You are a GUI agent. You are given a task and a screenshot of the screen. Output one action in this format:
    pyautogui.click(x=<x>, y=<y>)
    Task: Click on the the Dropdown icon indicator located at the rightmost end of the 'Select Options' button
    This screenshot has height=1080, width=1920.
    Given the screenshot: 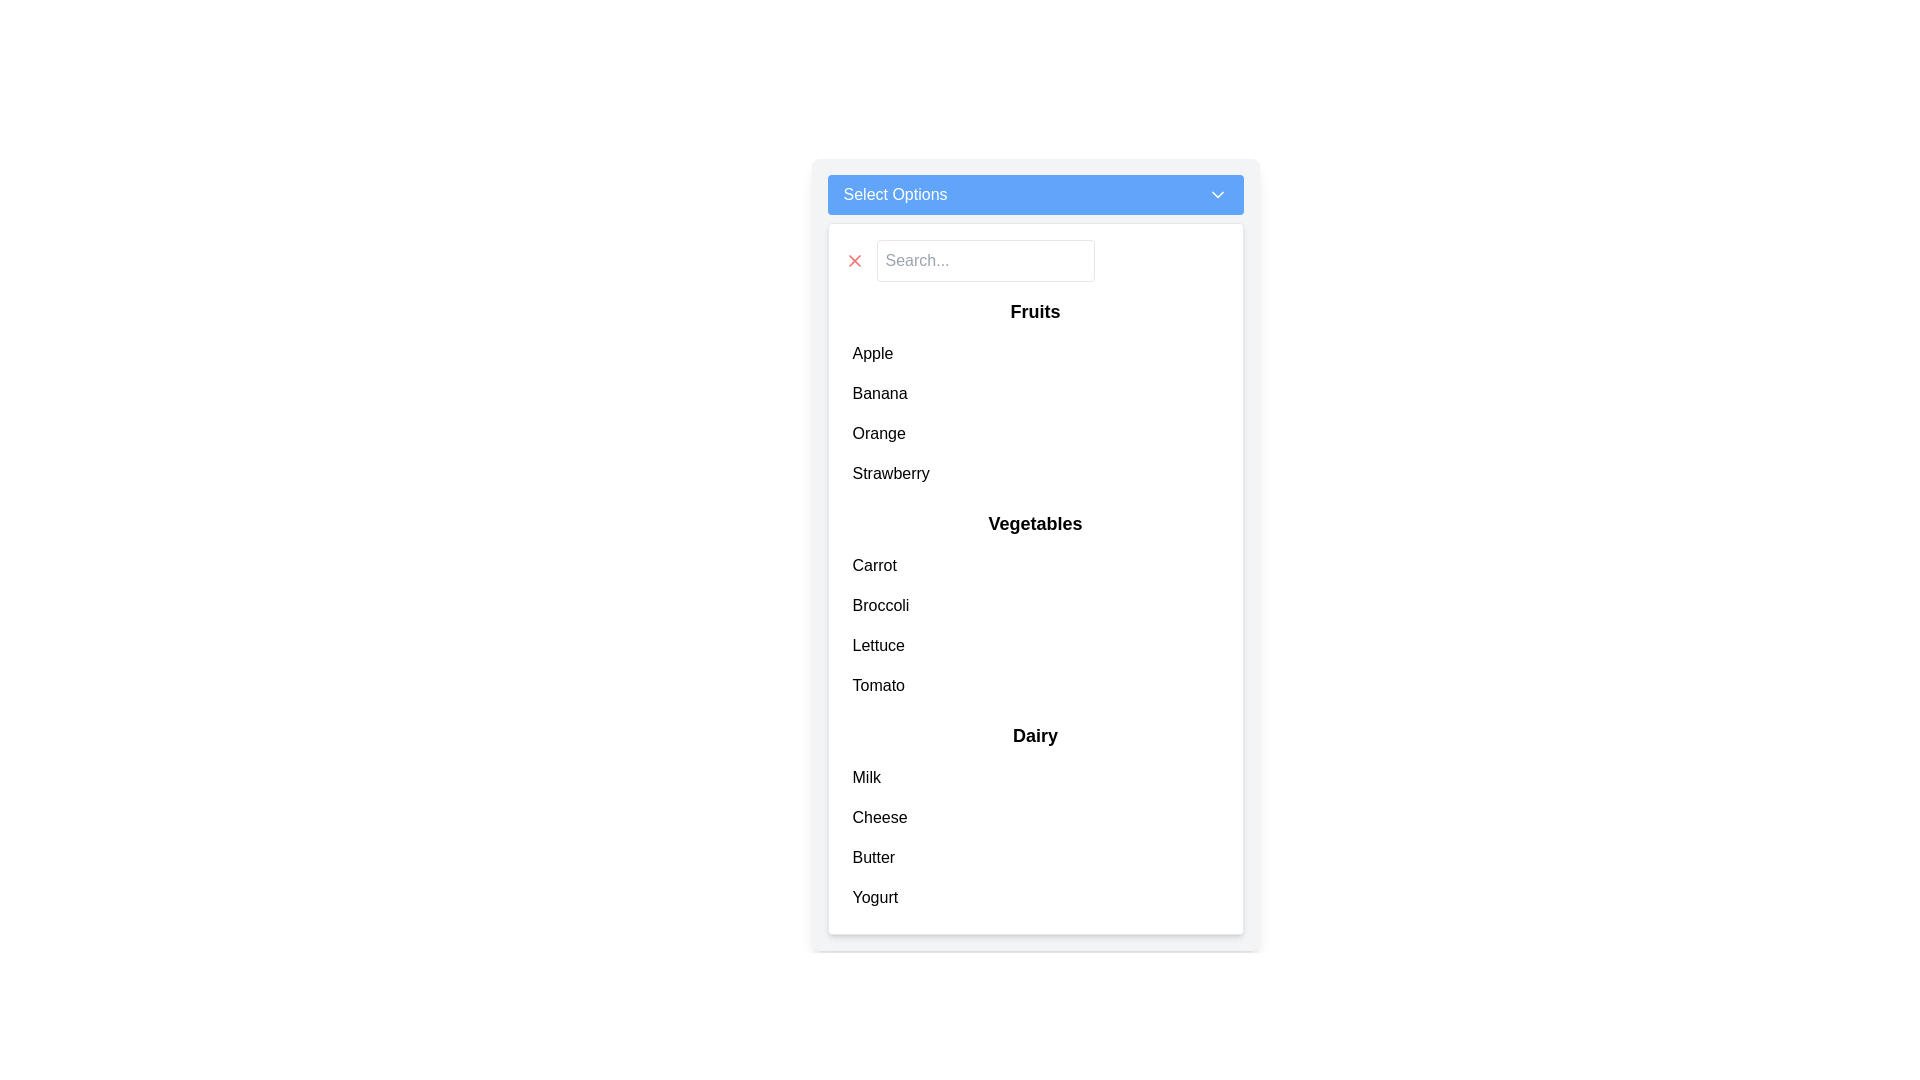 What is the action you would take?
    pyautogui.click(x=1216, y=195)
    